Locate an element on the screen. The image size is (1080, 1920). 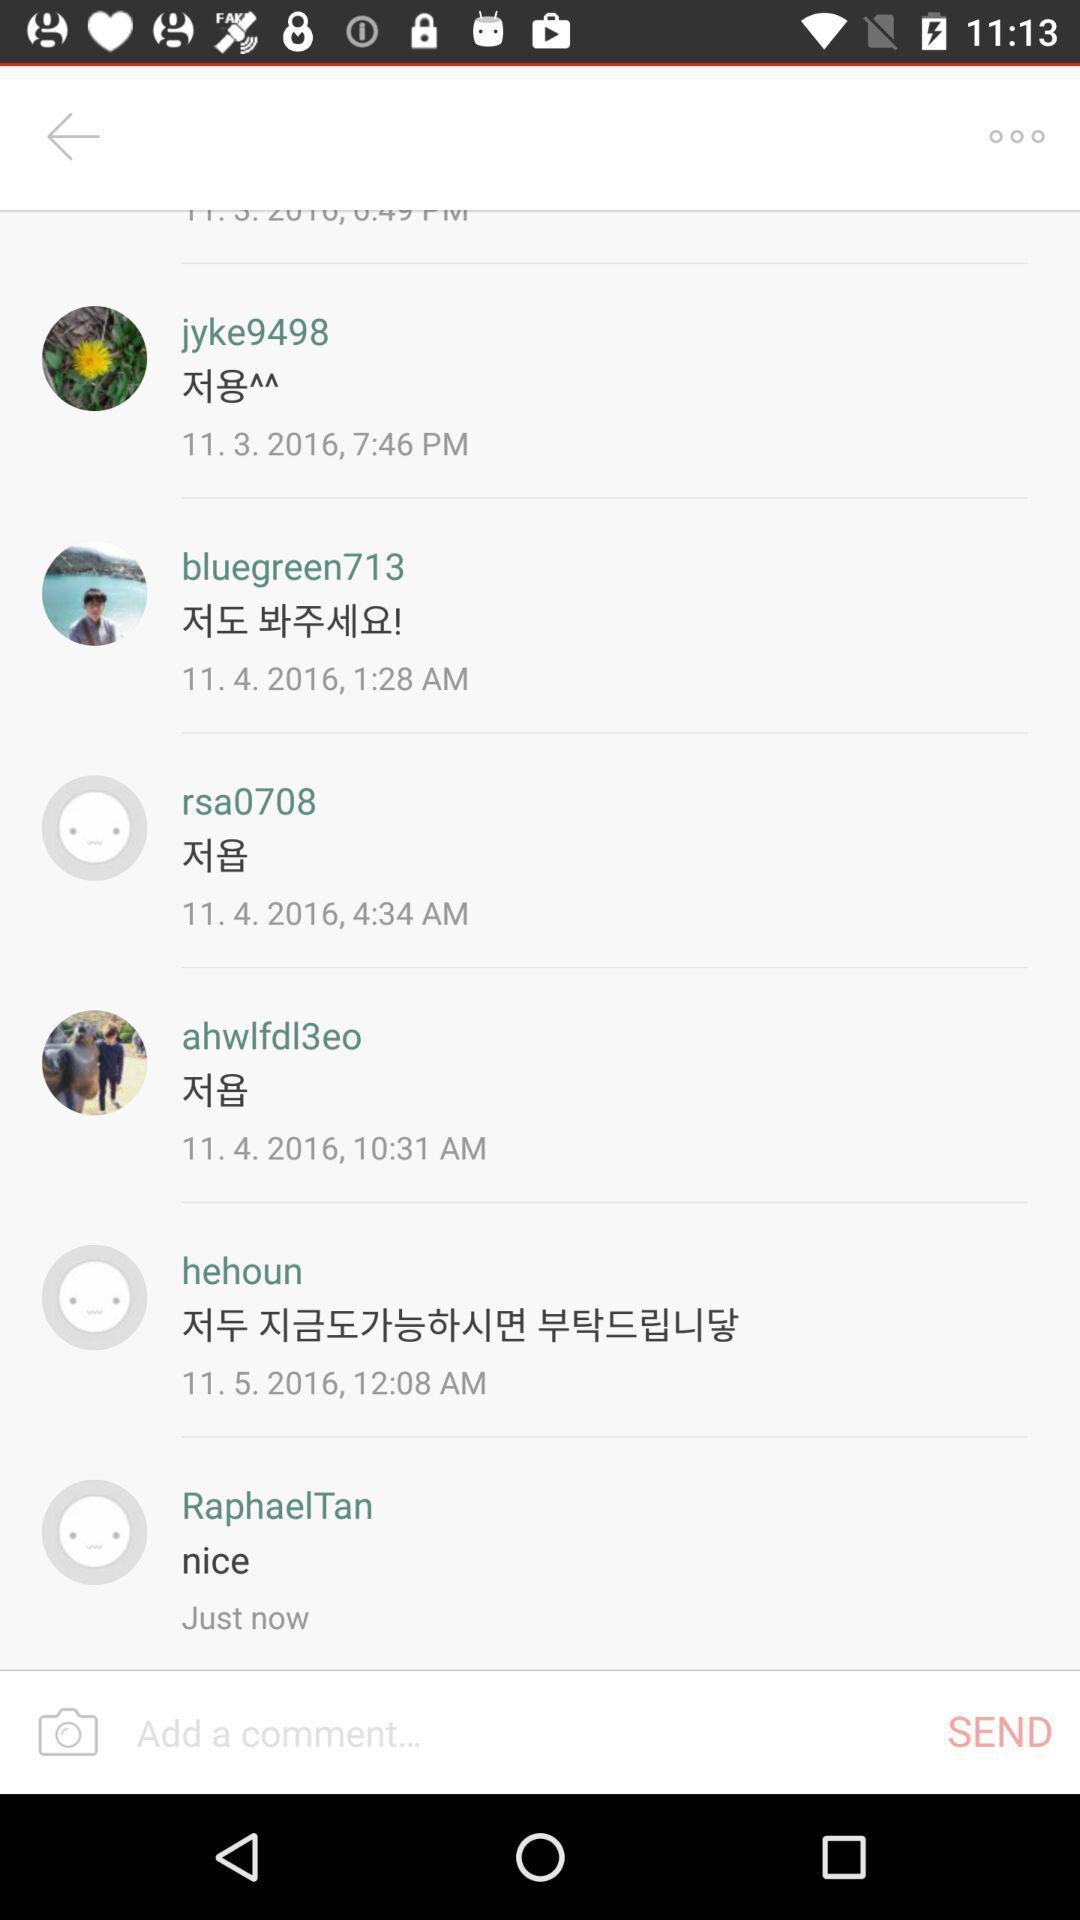
the item above nice is located at coordinates (277, 1504).